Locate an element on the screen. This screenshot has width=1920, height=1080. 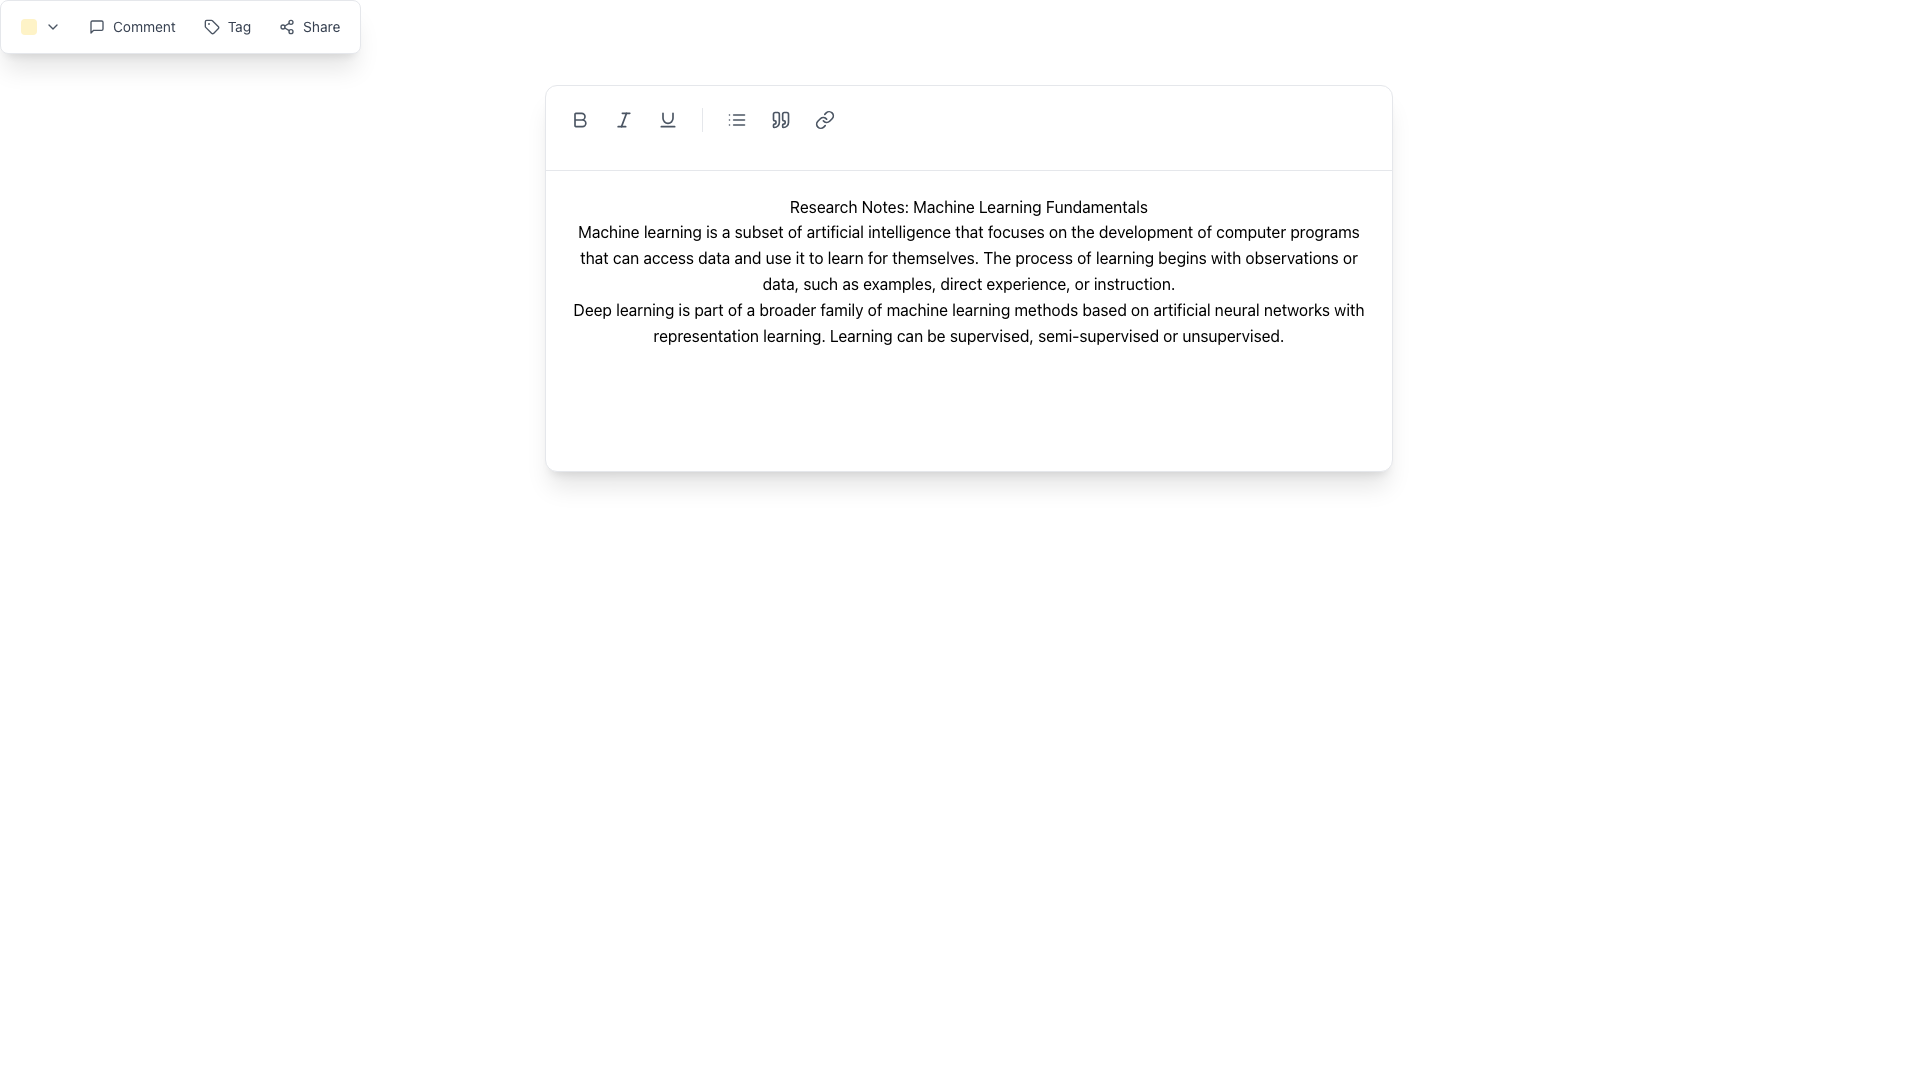
part of the text in the Text content block below the heading 'Research Notes: Machine Learning Fundamentals' for copying is located at coordinates (969, 257).